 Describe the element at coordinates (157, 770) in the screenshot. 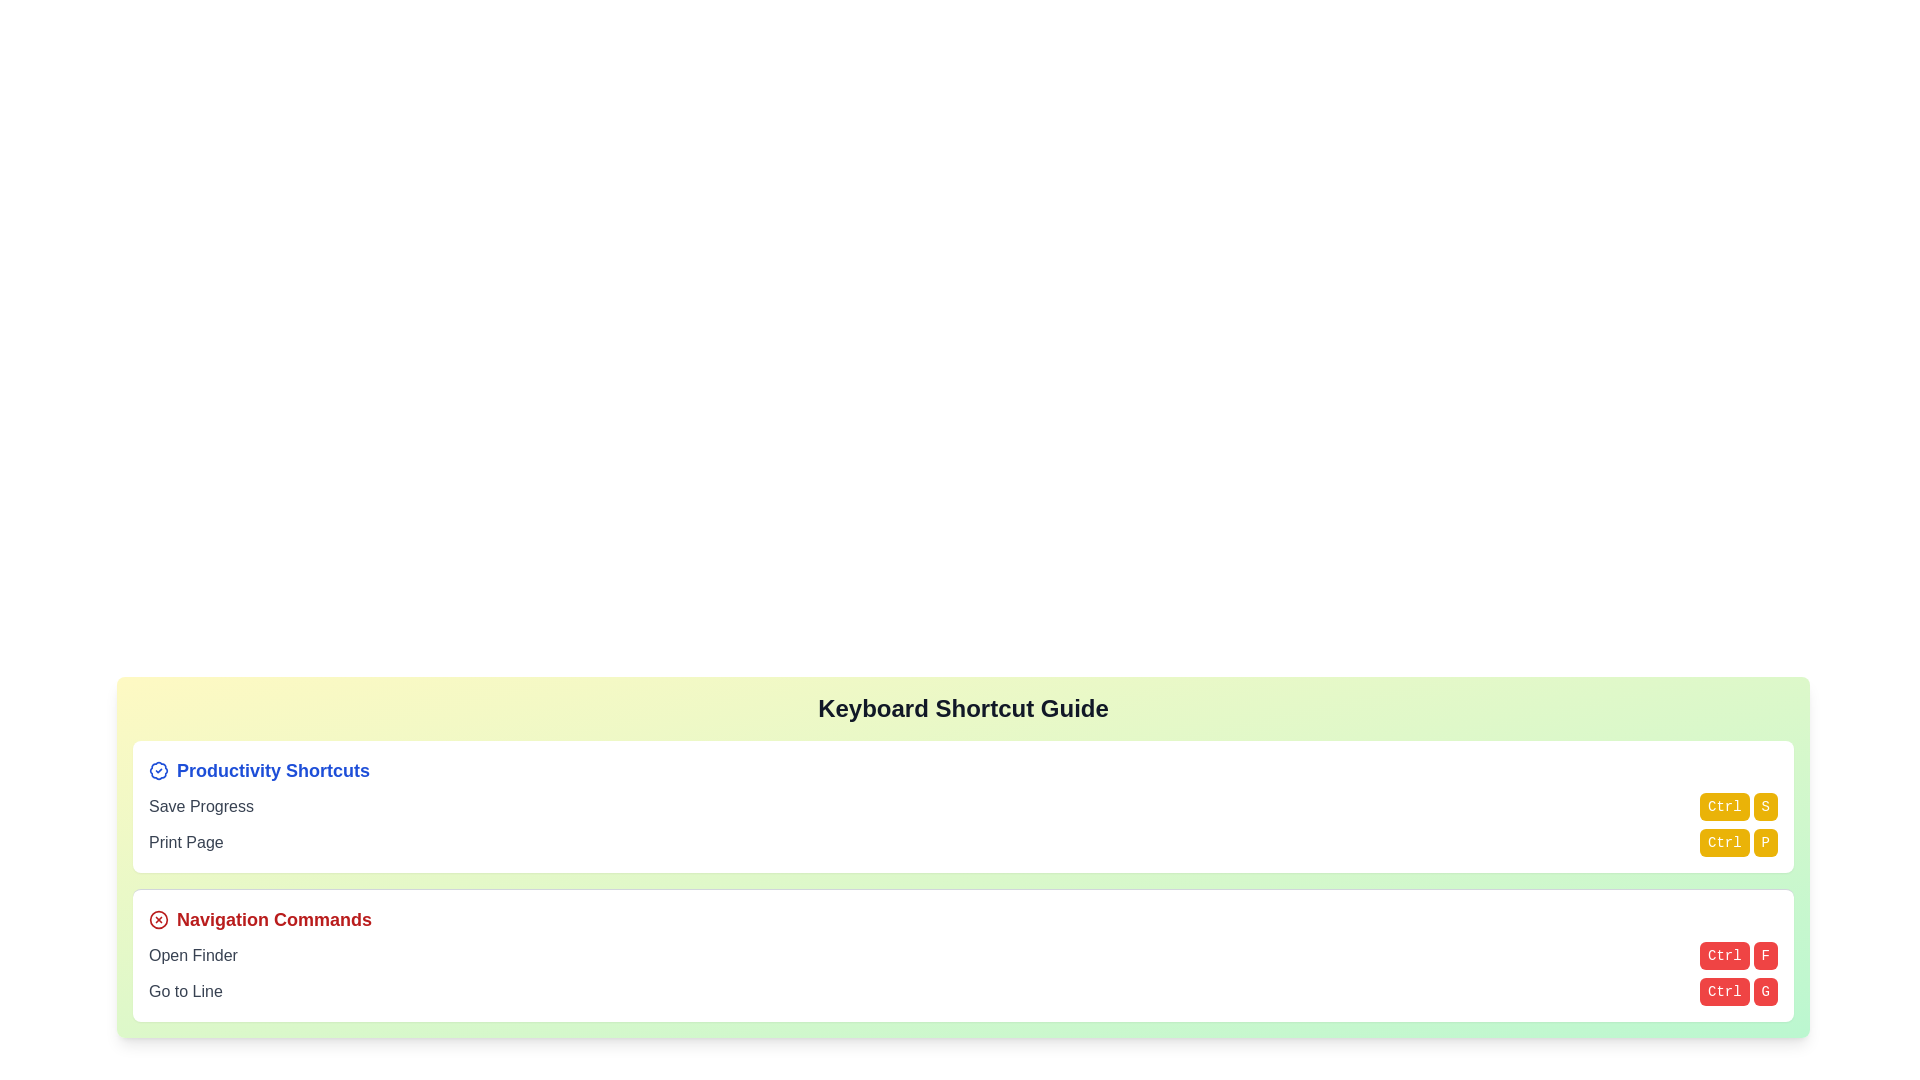

I see `the icon that is visually located to the immediate left of the 'Productivity Shortcuts' label in the top-left section of the card` at that location.